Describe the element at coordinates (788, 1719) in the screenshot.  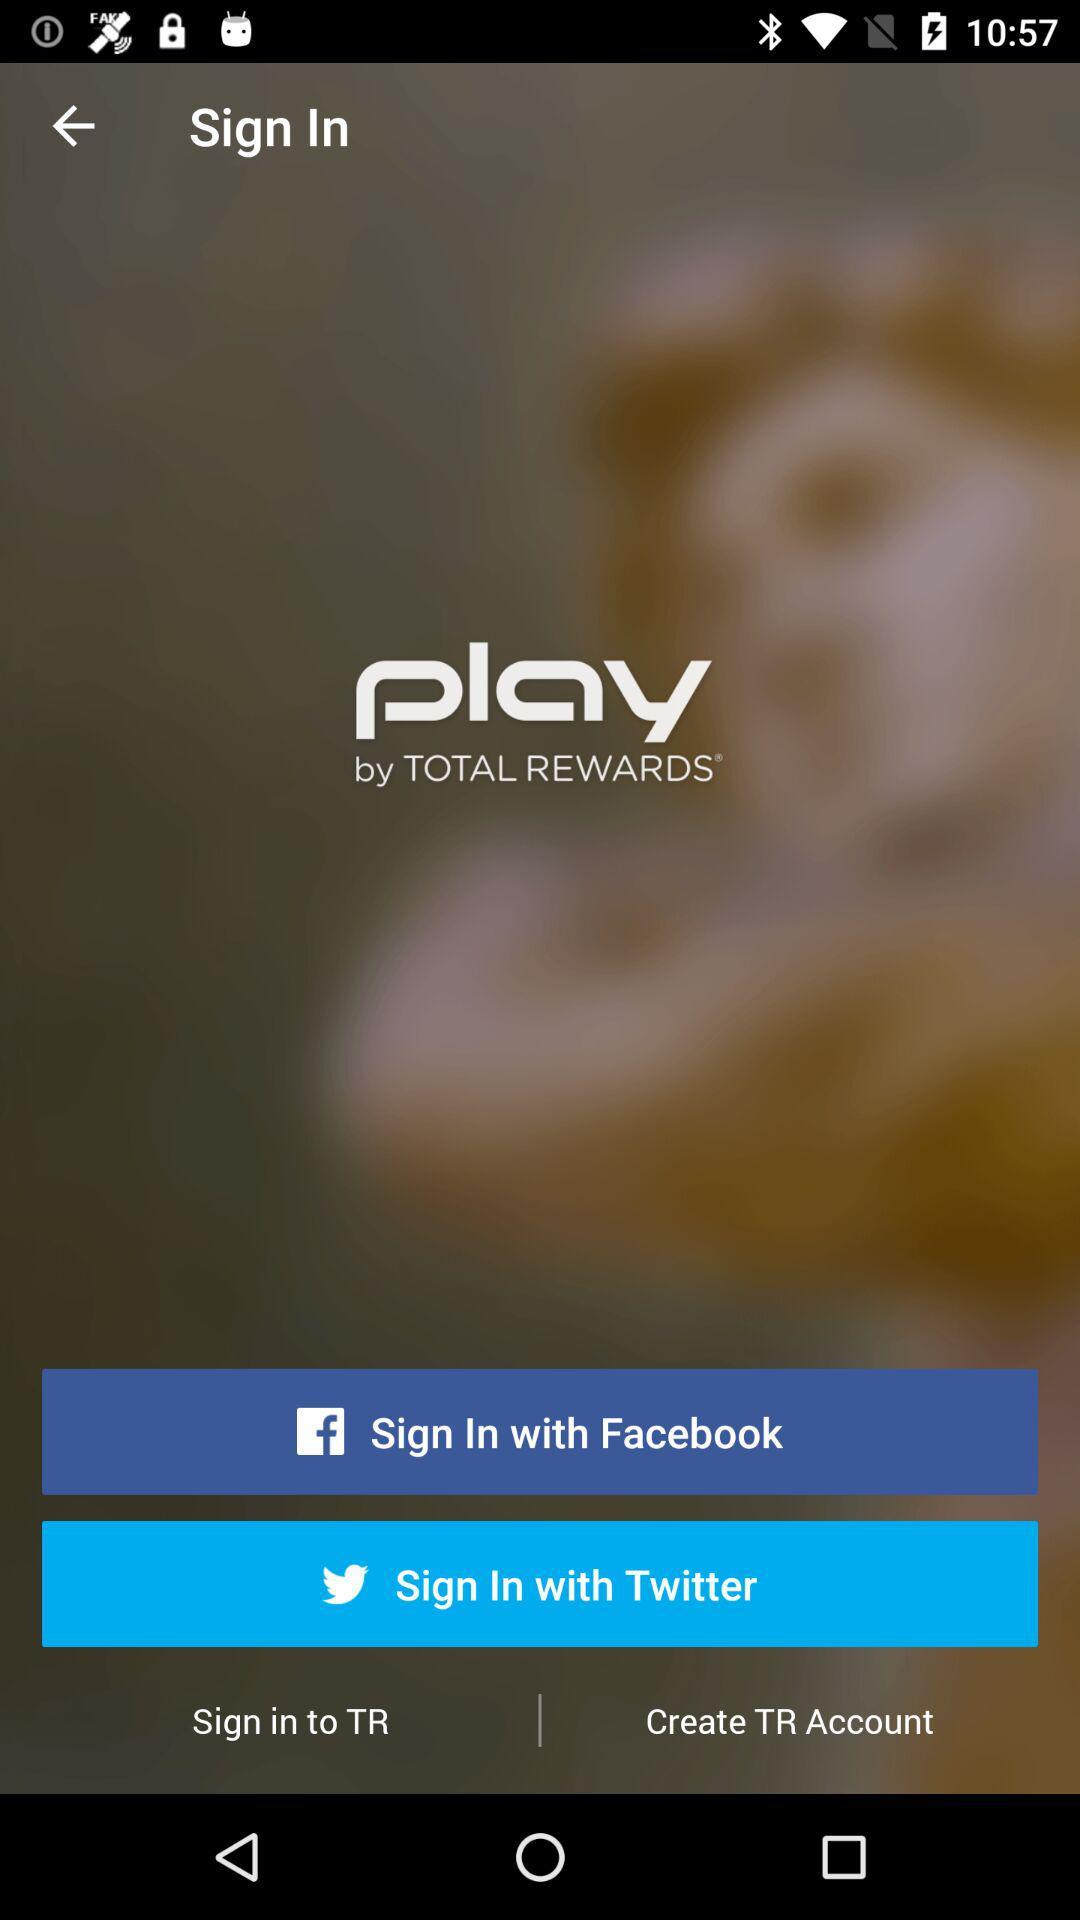
I see `create tr account item` at that location.